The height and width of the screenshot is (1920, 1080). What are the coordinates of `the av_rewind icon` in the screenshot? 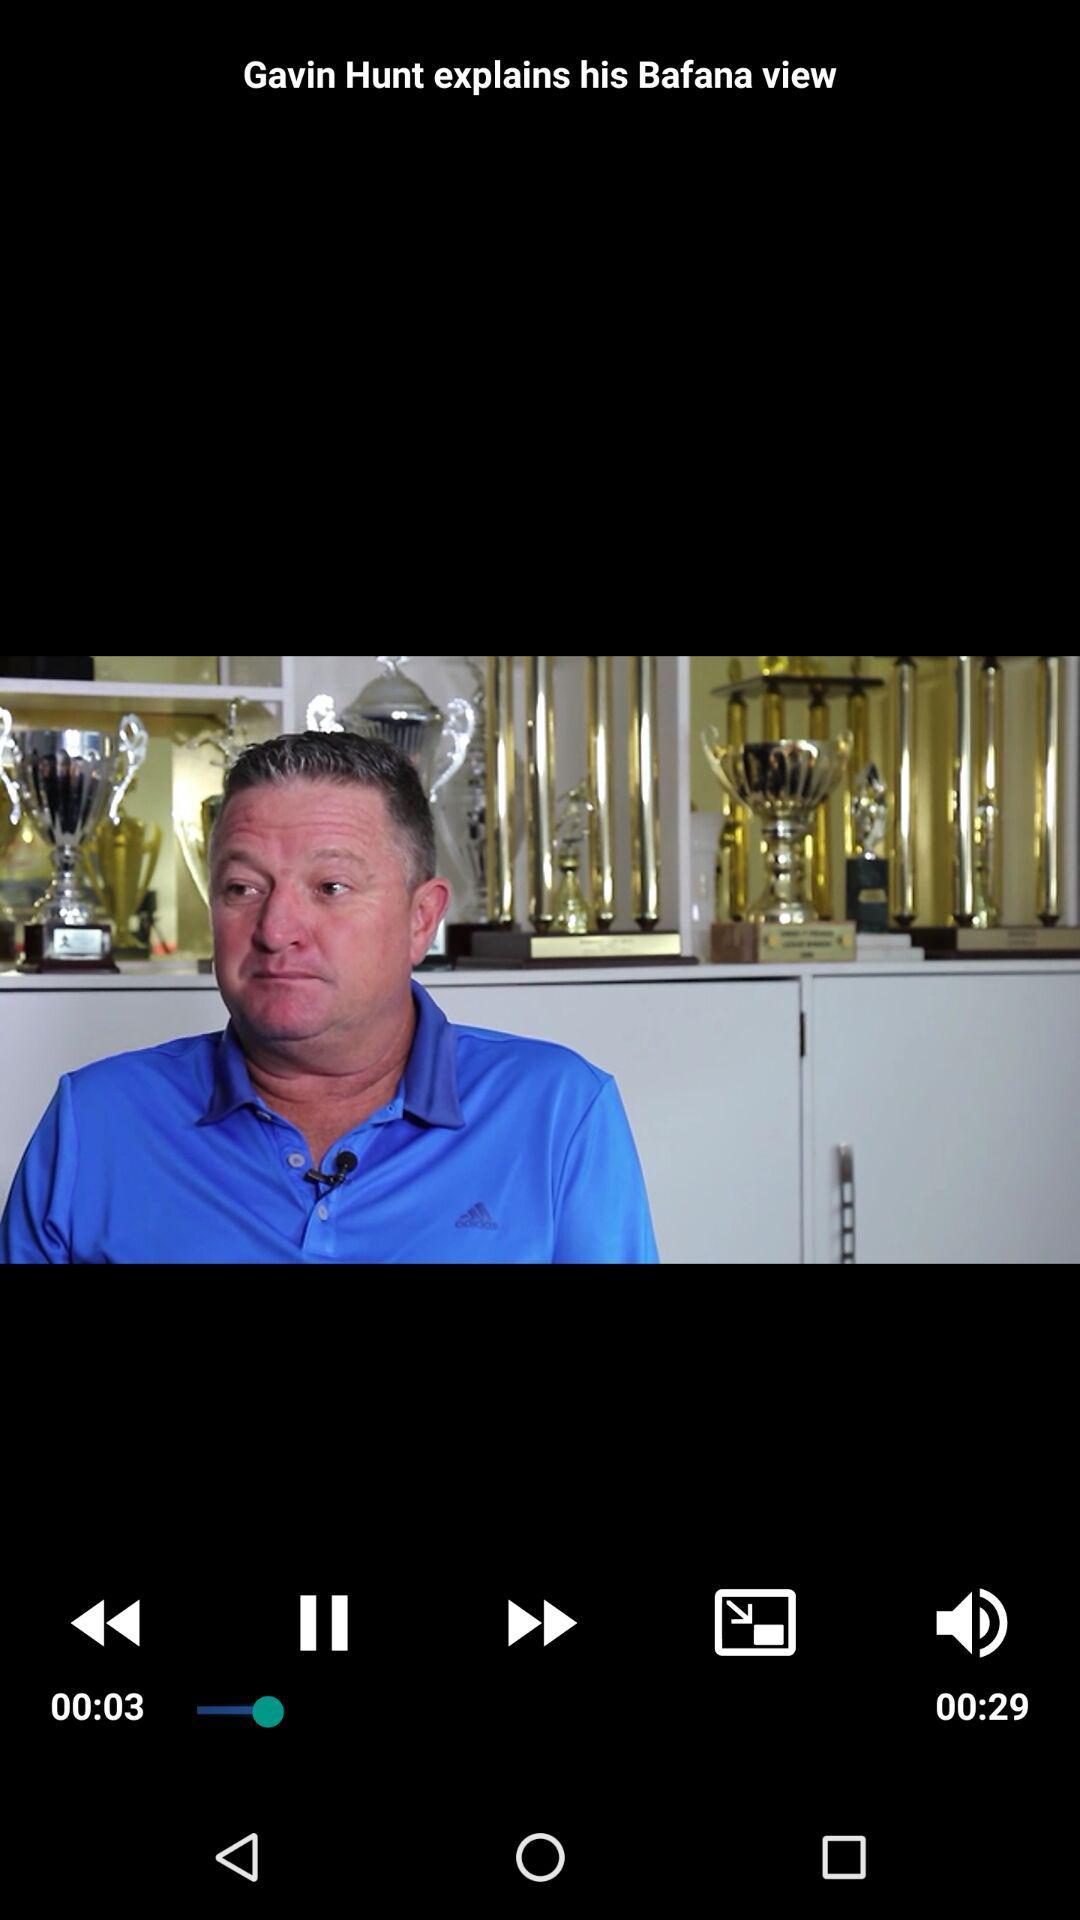 It's located at (108, 1622).